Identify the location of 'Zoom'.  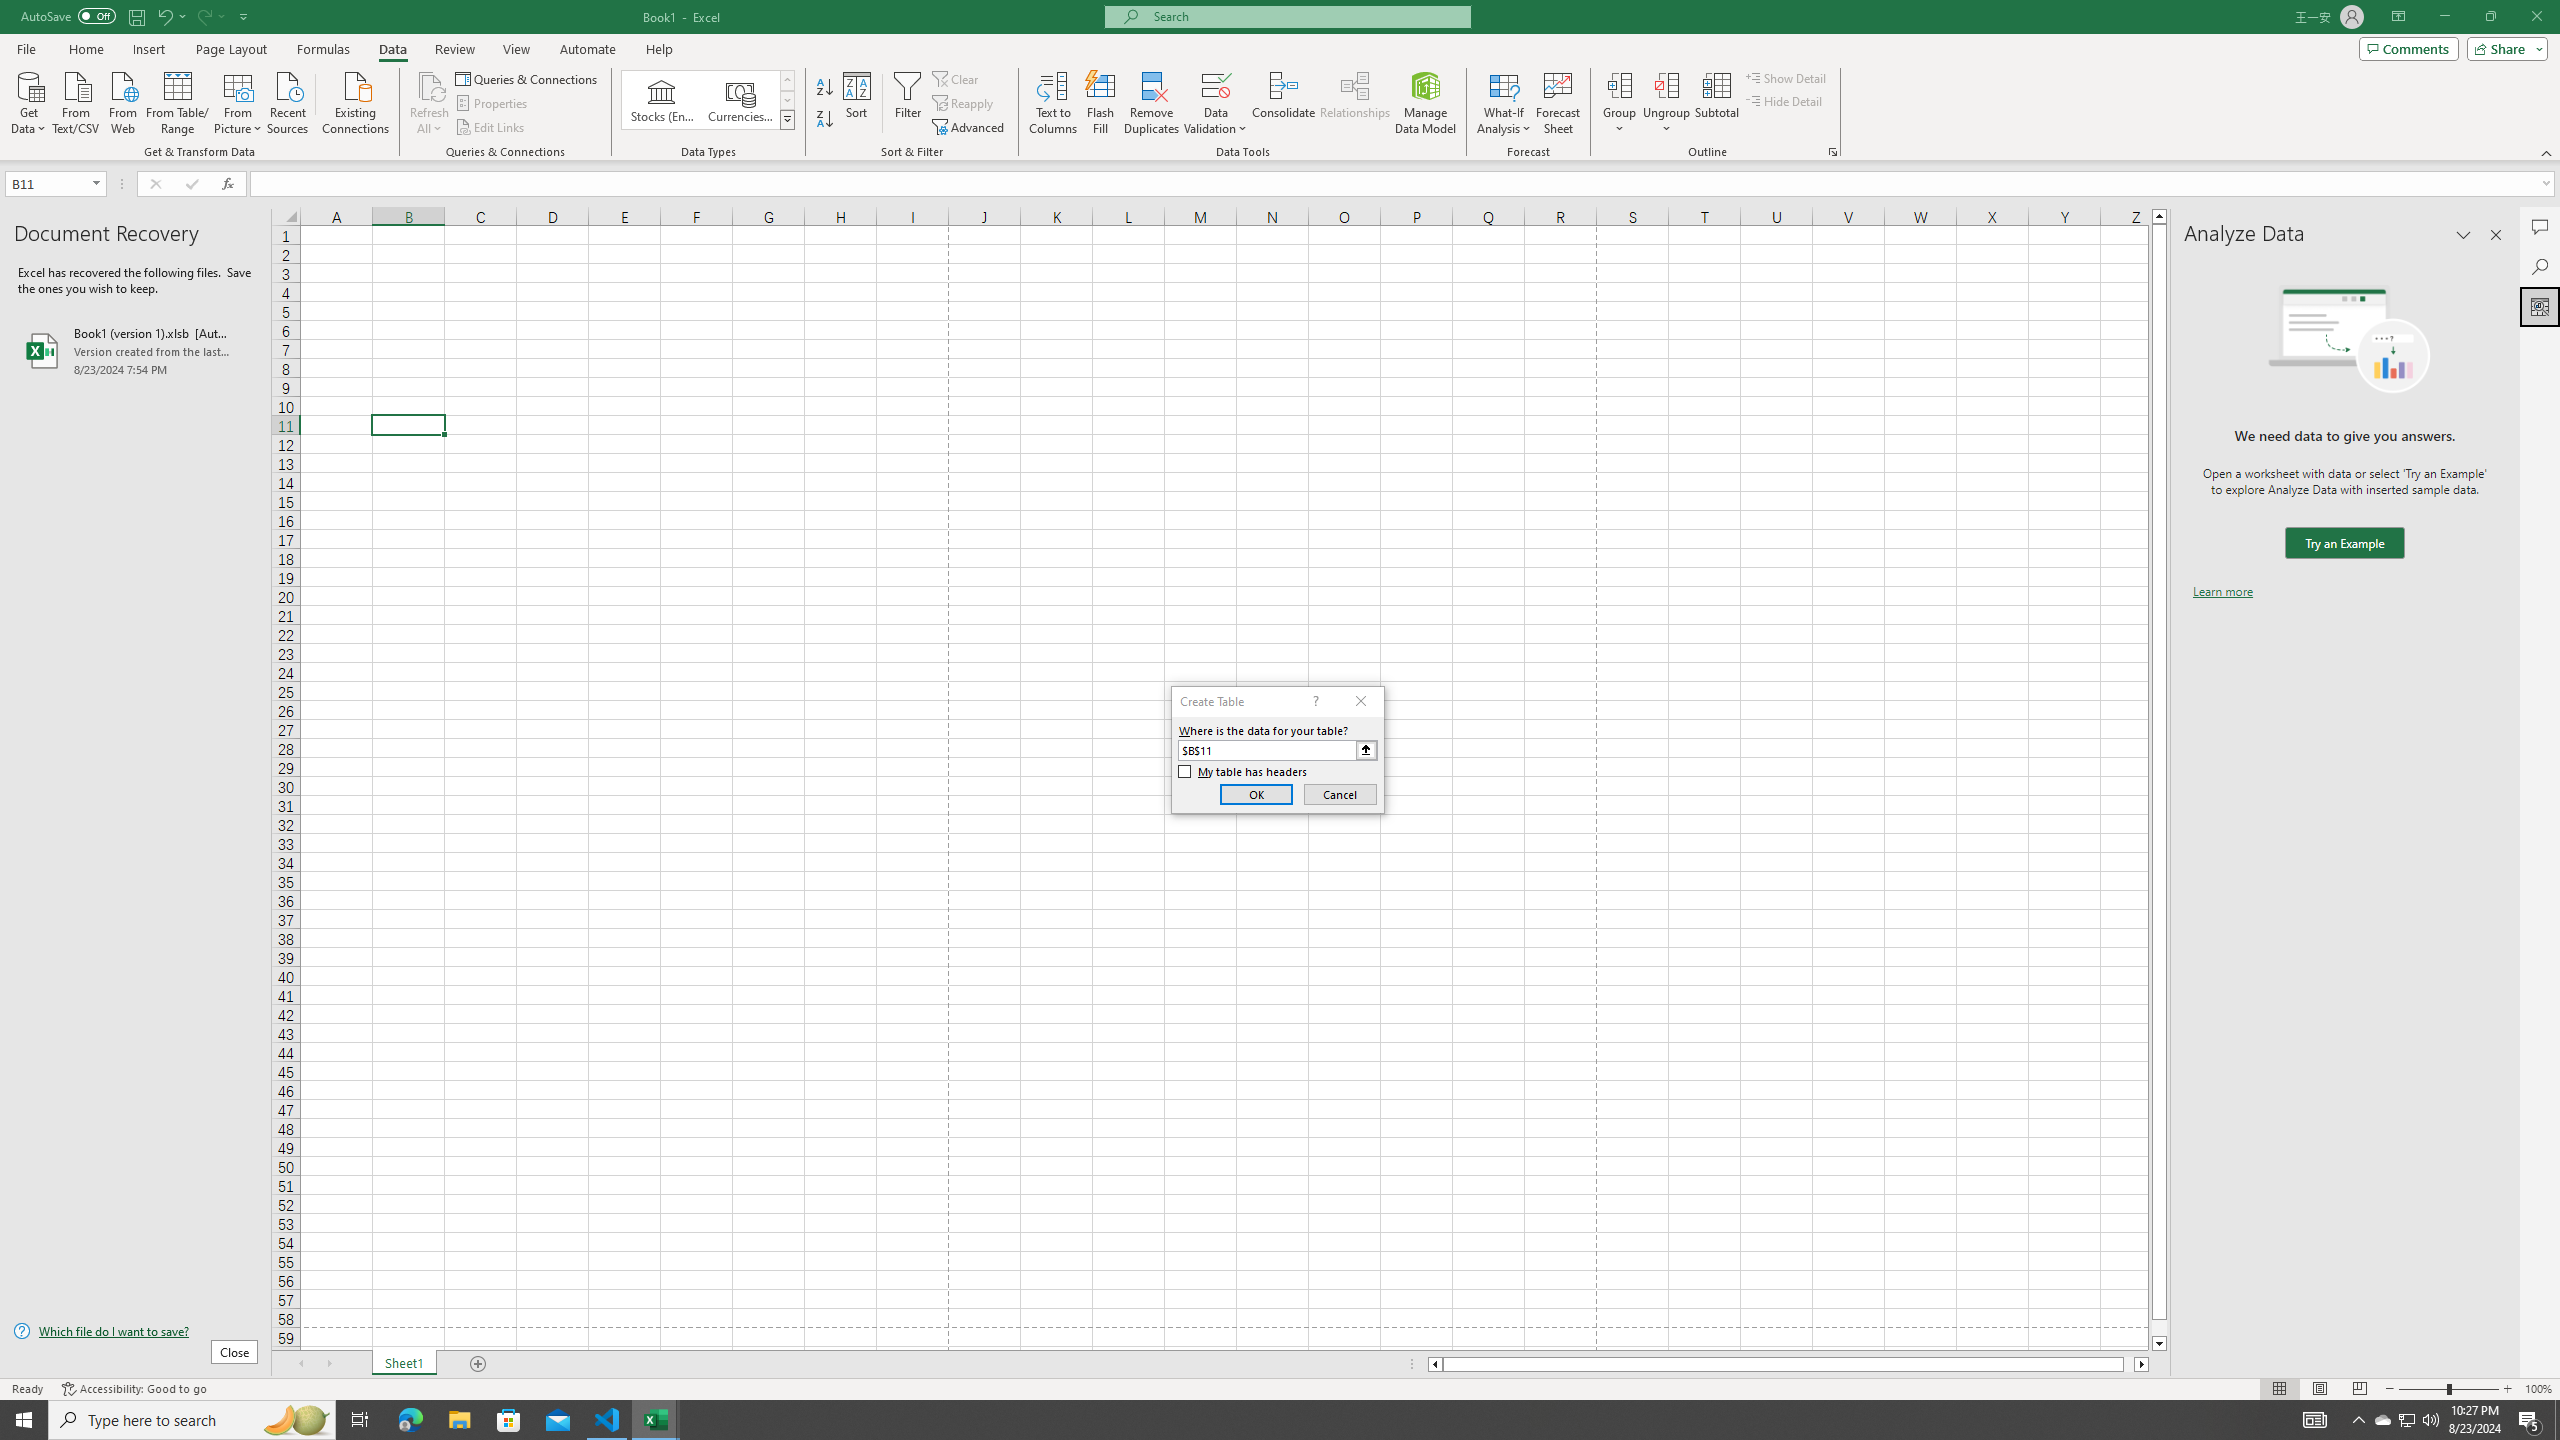
(2447, 1389).